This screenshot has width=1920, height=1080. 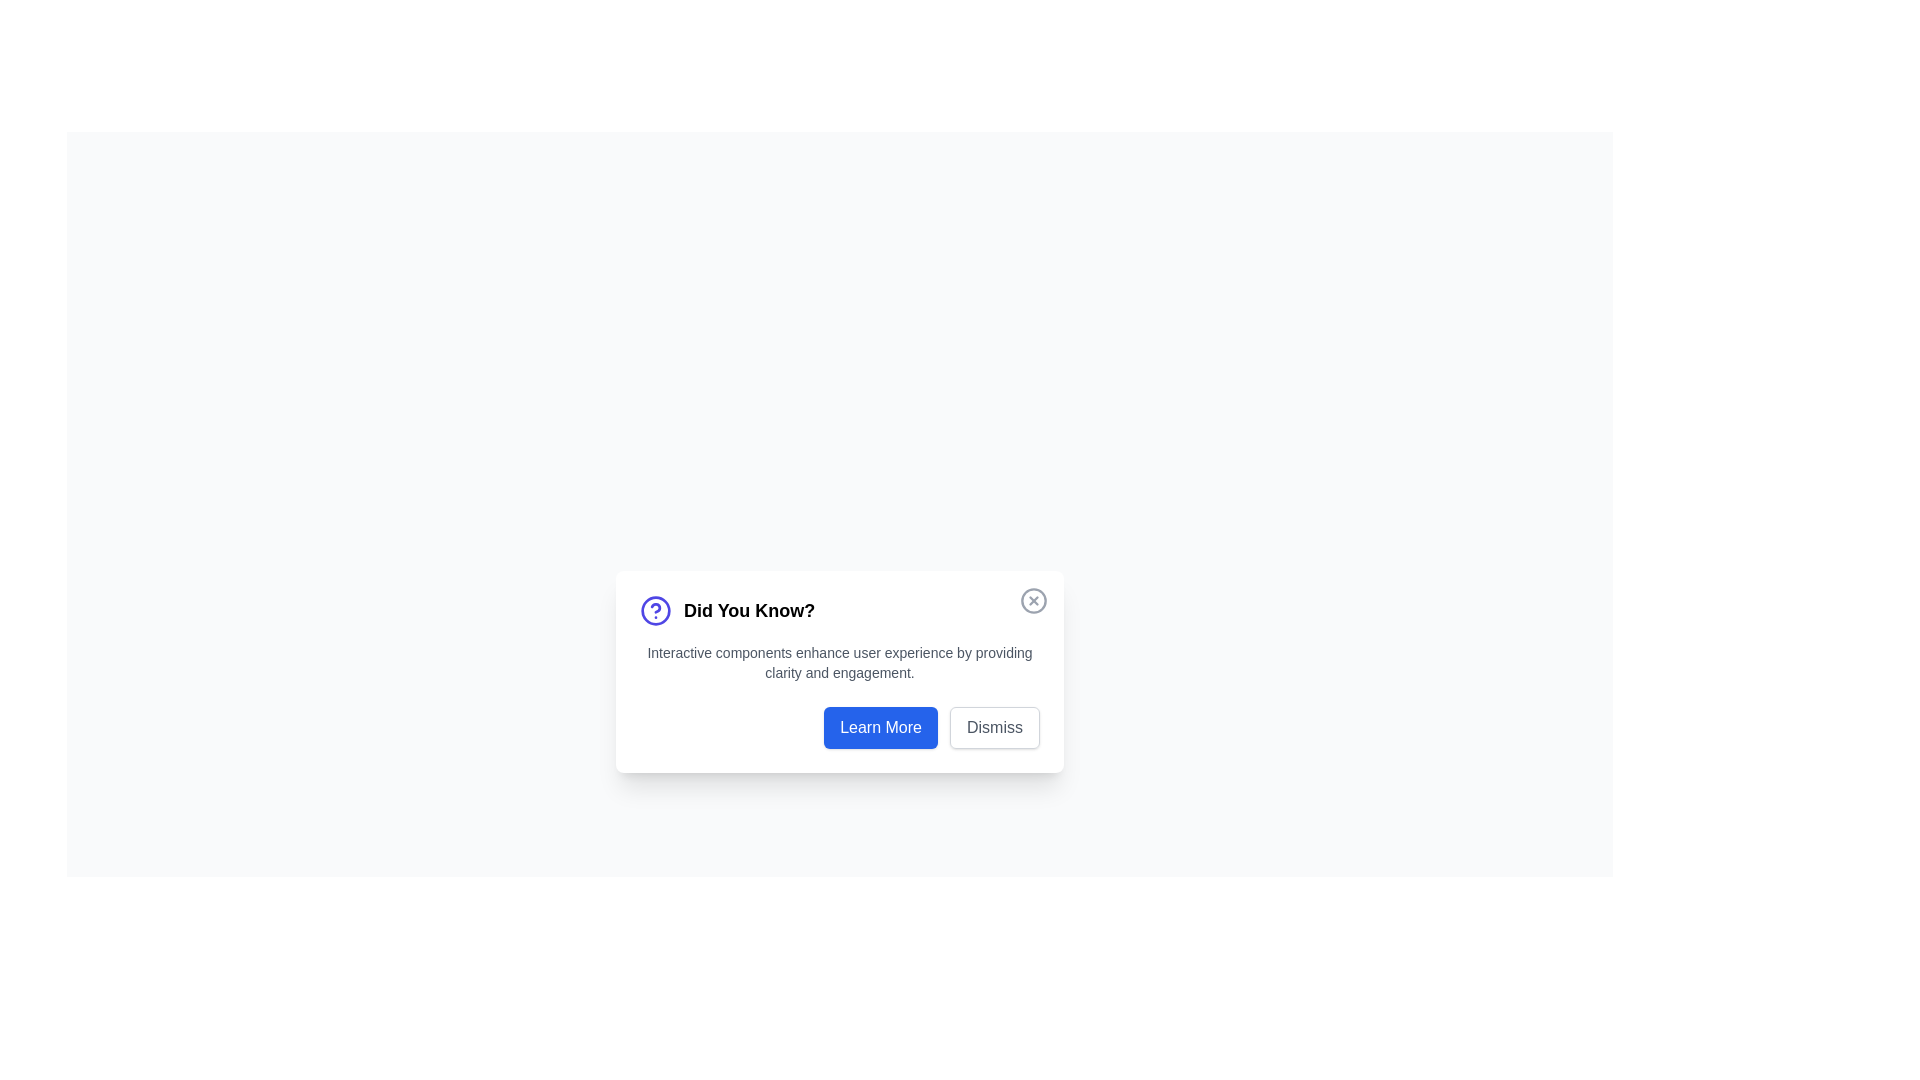 I want to click on the 'Learn More' button, which is a rectangular button with white text on a blue background, located in the lower section of a dialog box, so click(x=840, y=728).